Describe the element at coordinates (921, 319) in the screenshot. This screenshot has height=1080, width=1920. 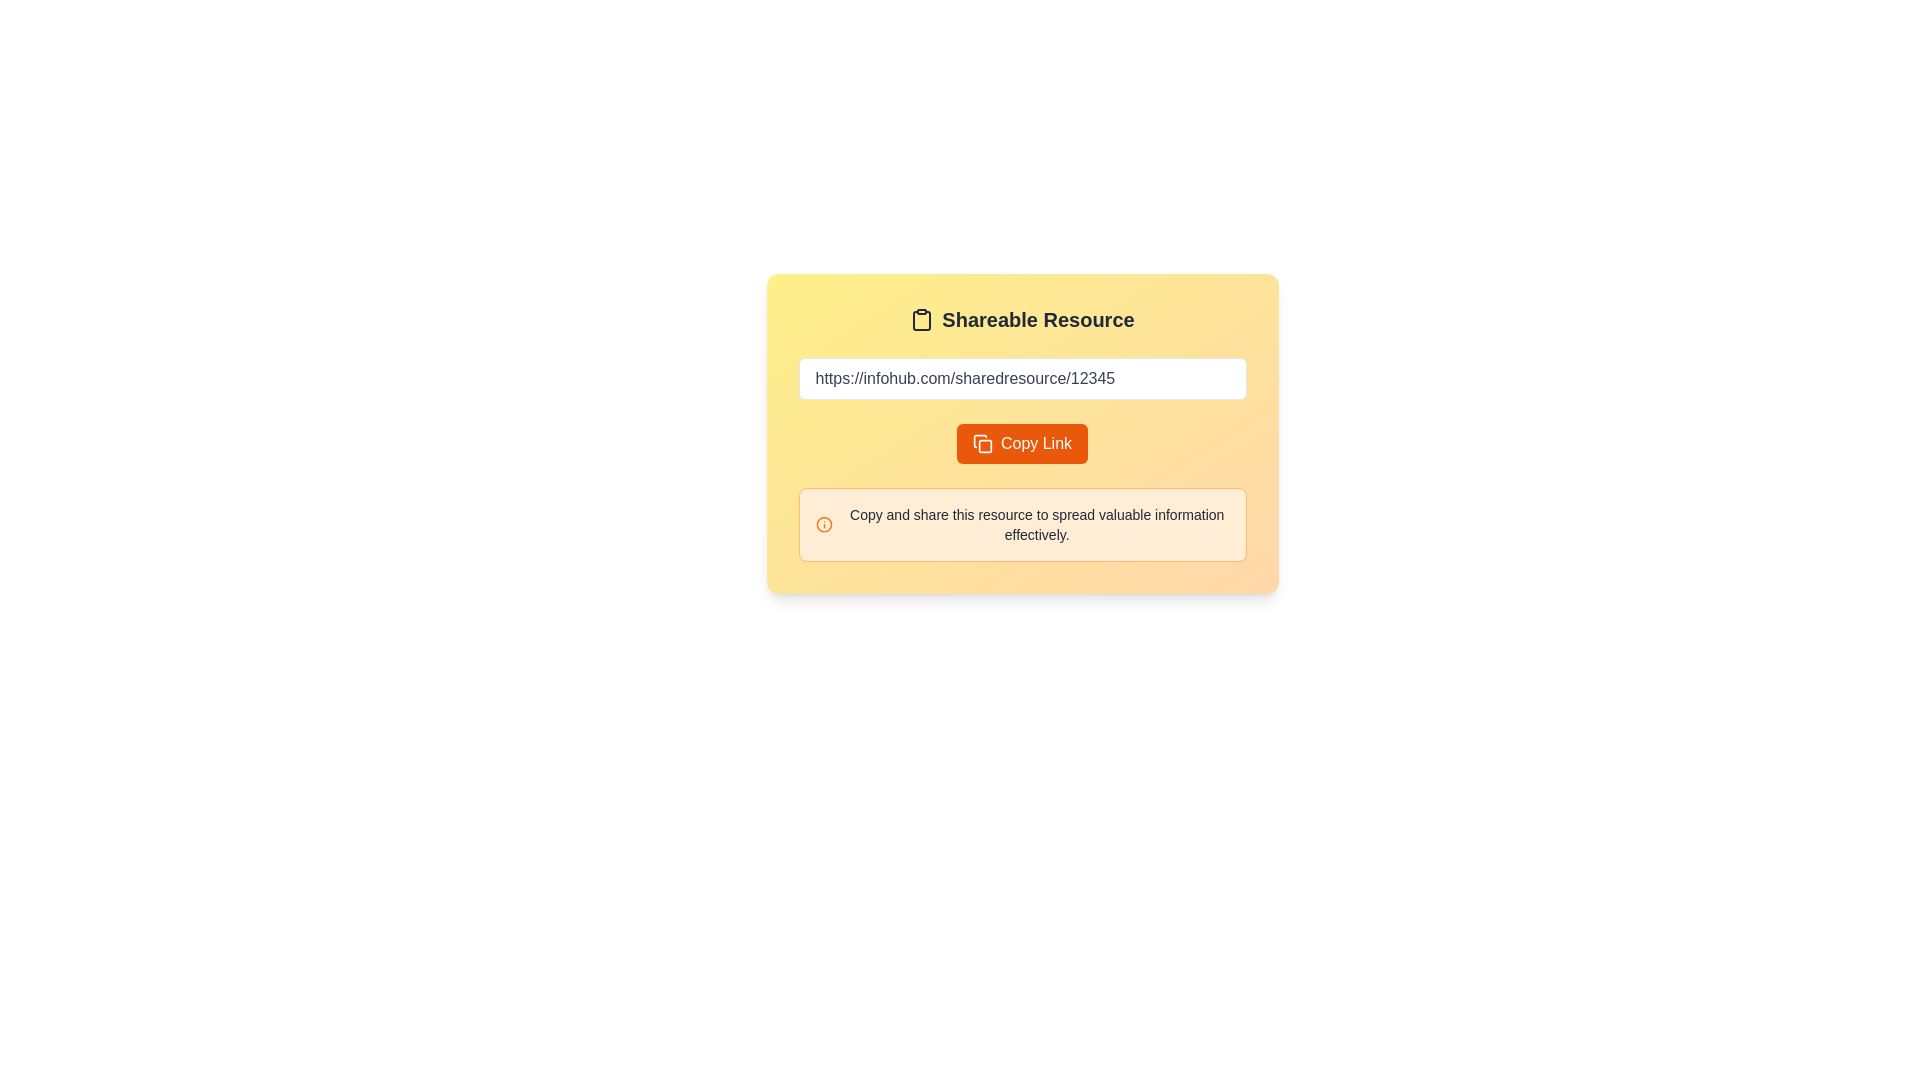
I see `the clipboard icon located at the leftmost position of the header section labeled 'Shareable Resource'` at that location.